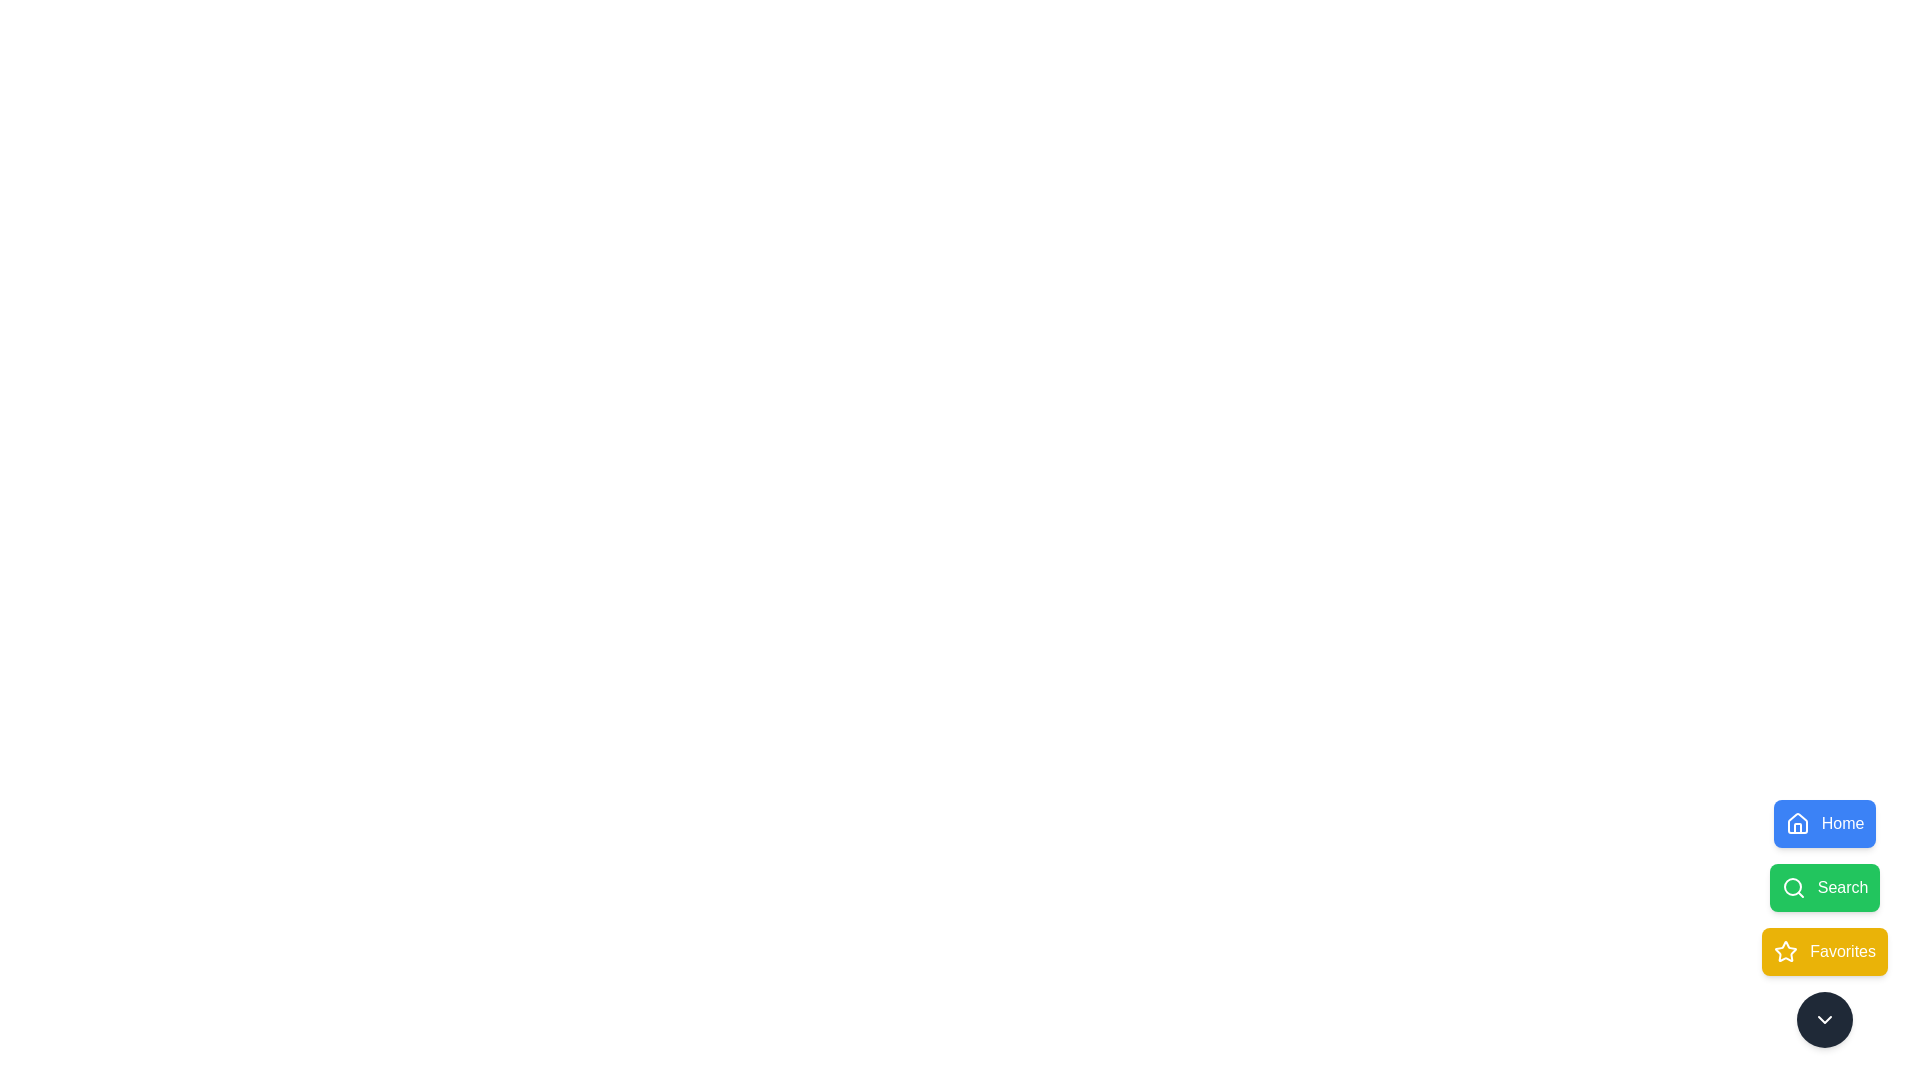 Image resolution: width=1920 pixels, height=1080 pixels. I want to click on the toggle button to toggle the visibility of the speed dial menu, so click(1824, 1019).